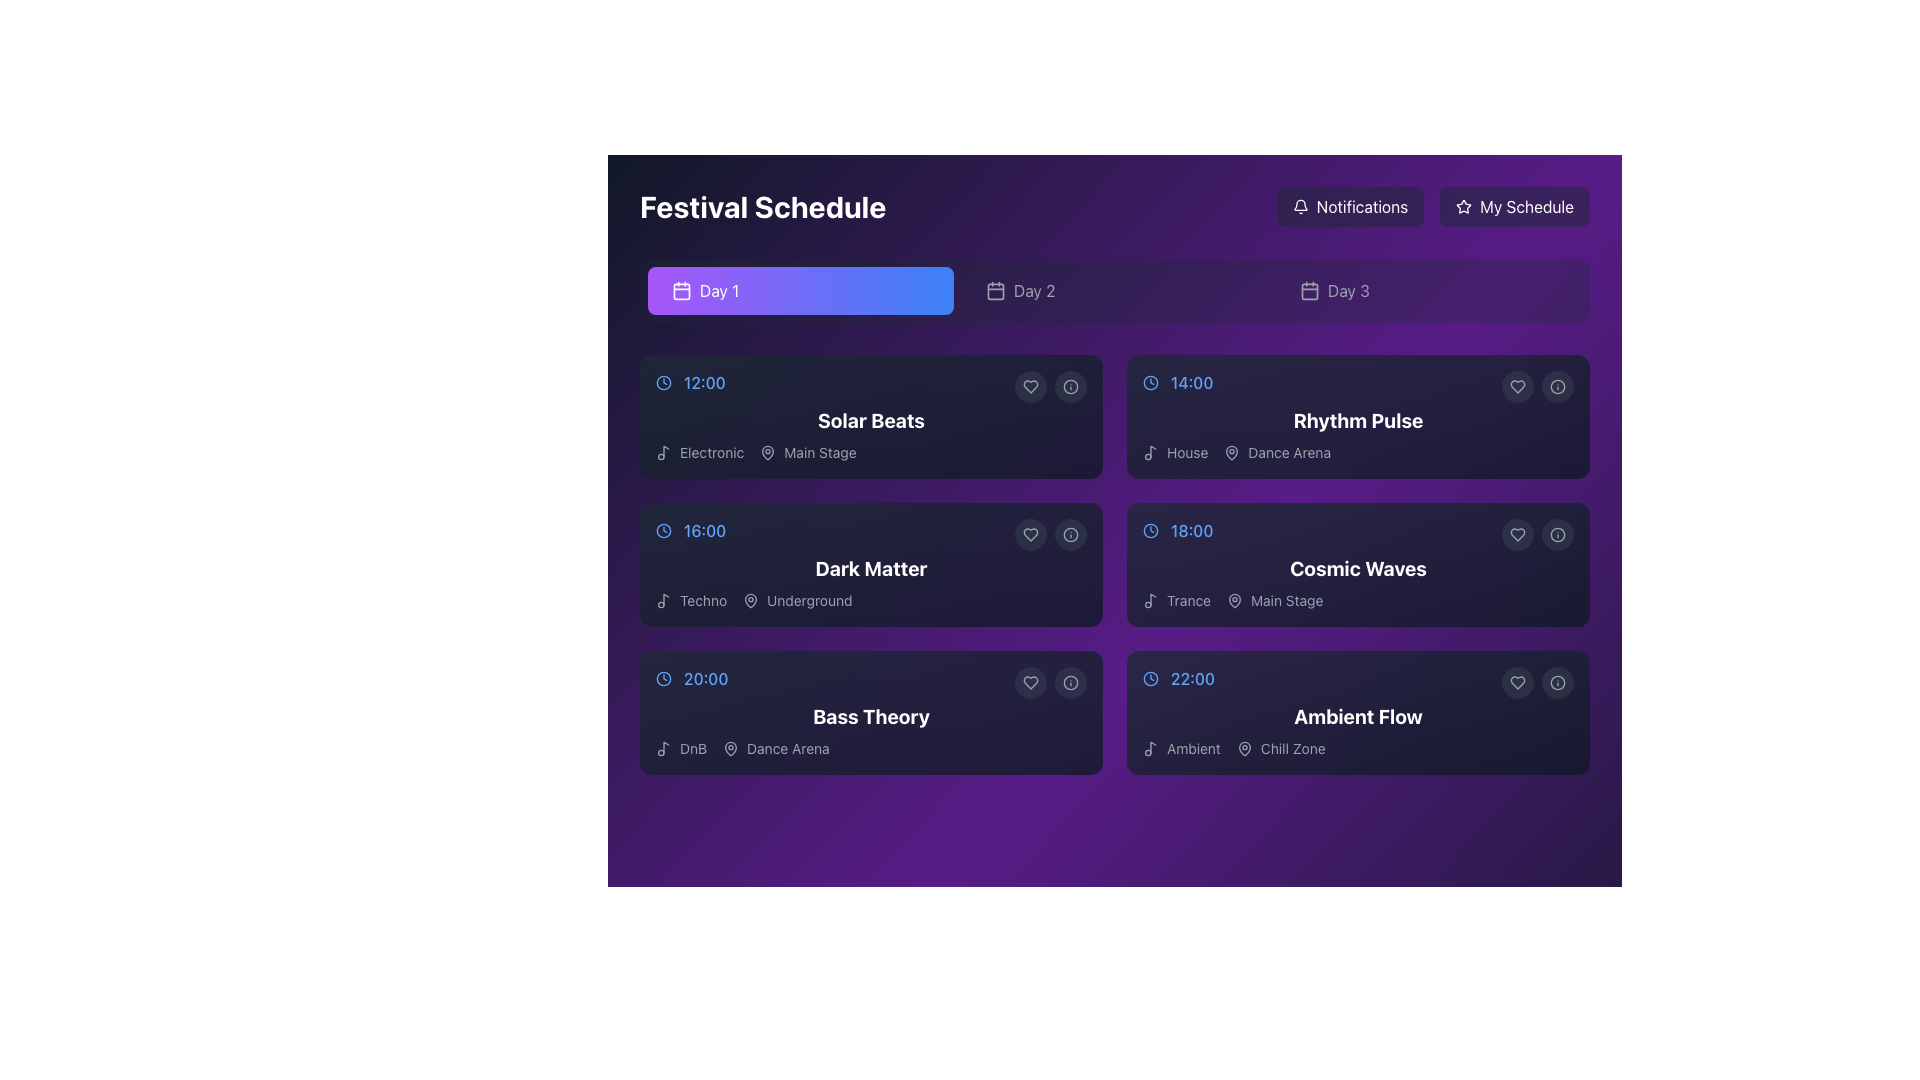 This screenshot has height=1080, width=1920. Describe the element at coordinates (681, 290) in the screenshot. I see `the visual design of the calendar icon within the 'Day 1' button, located at the upper left of the interface` at that location.